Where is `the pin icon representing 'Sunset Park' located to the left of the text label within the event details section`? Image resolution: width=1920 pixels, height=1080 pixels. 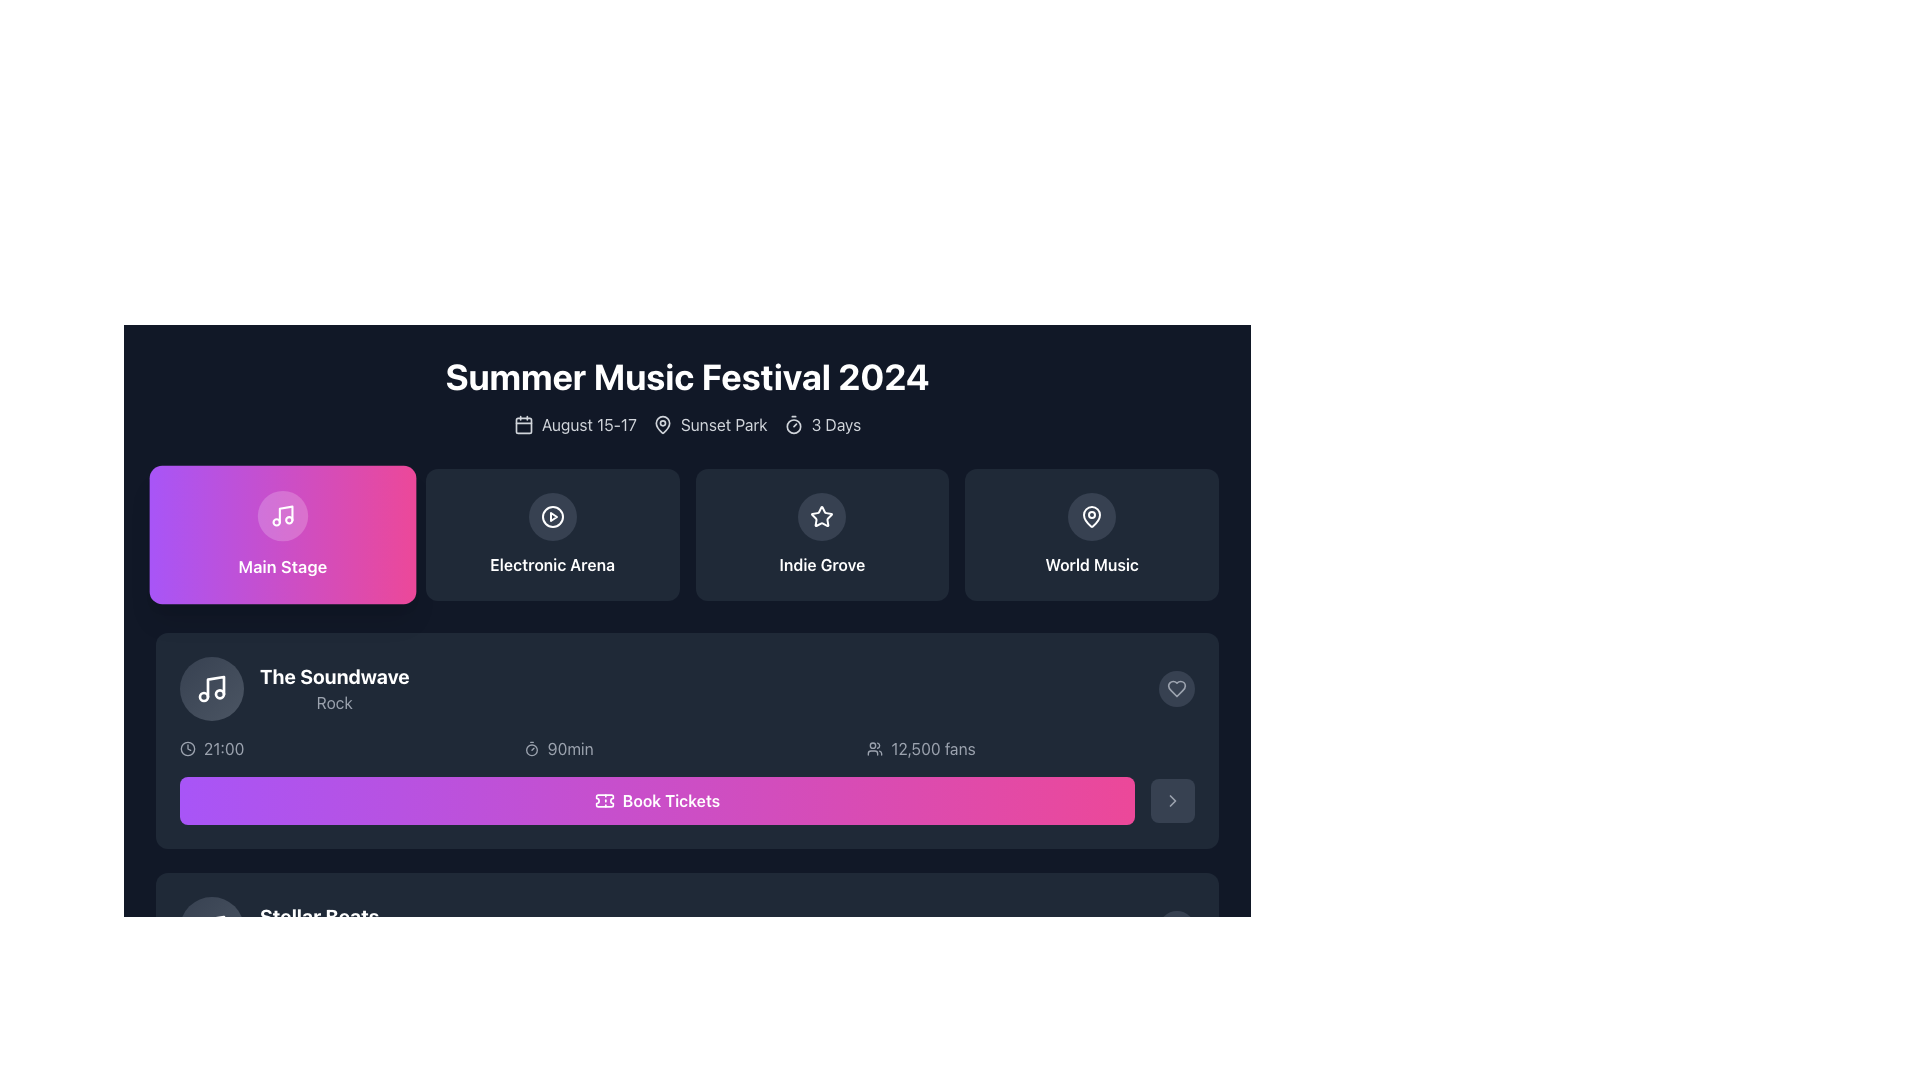 the pin icon representing 'Sunset Park' located to the left of the text label within the event details section is located at coordinates (662, 423).